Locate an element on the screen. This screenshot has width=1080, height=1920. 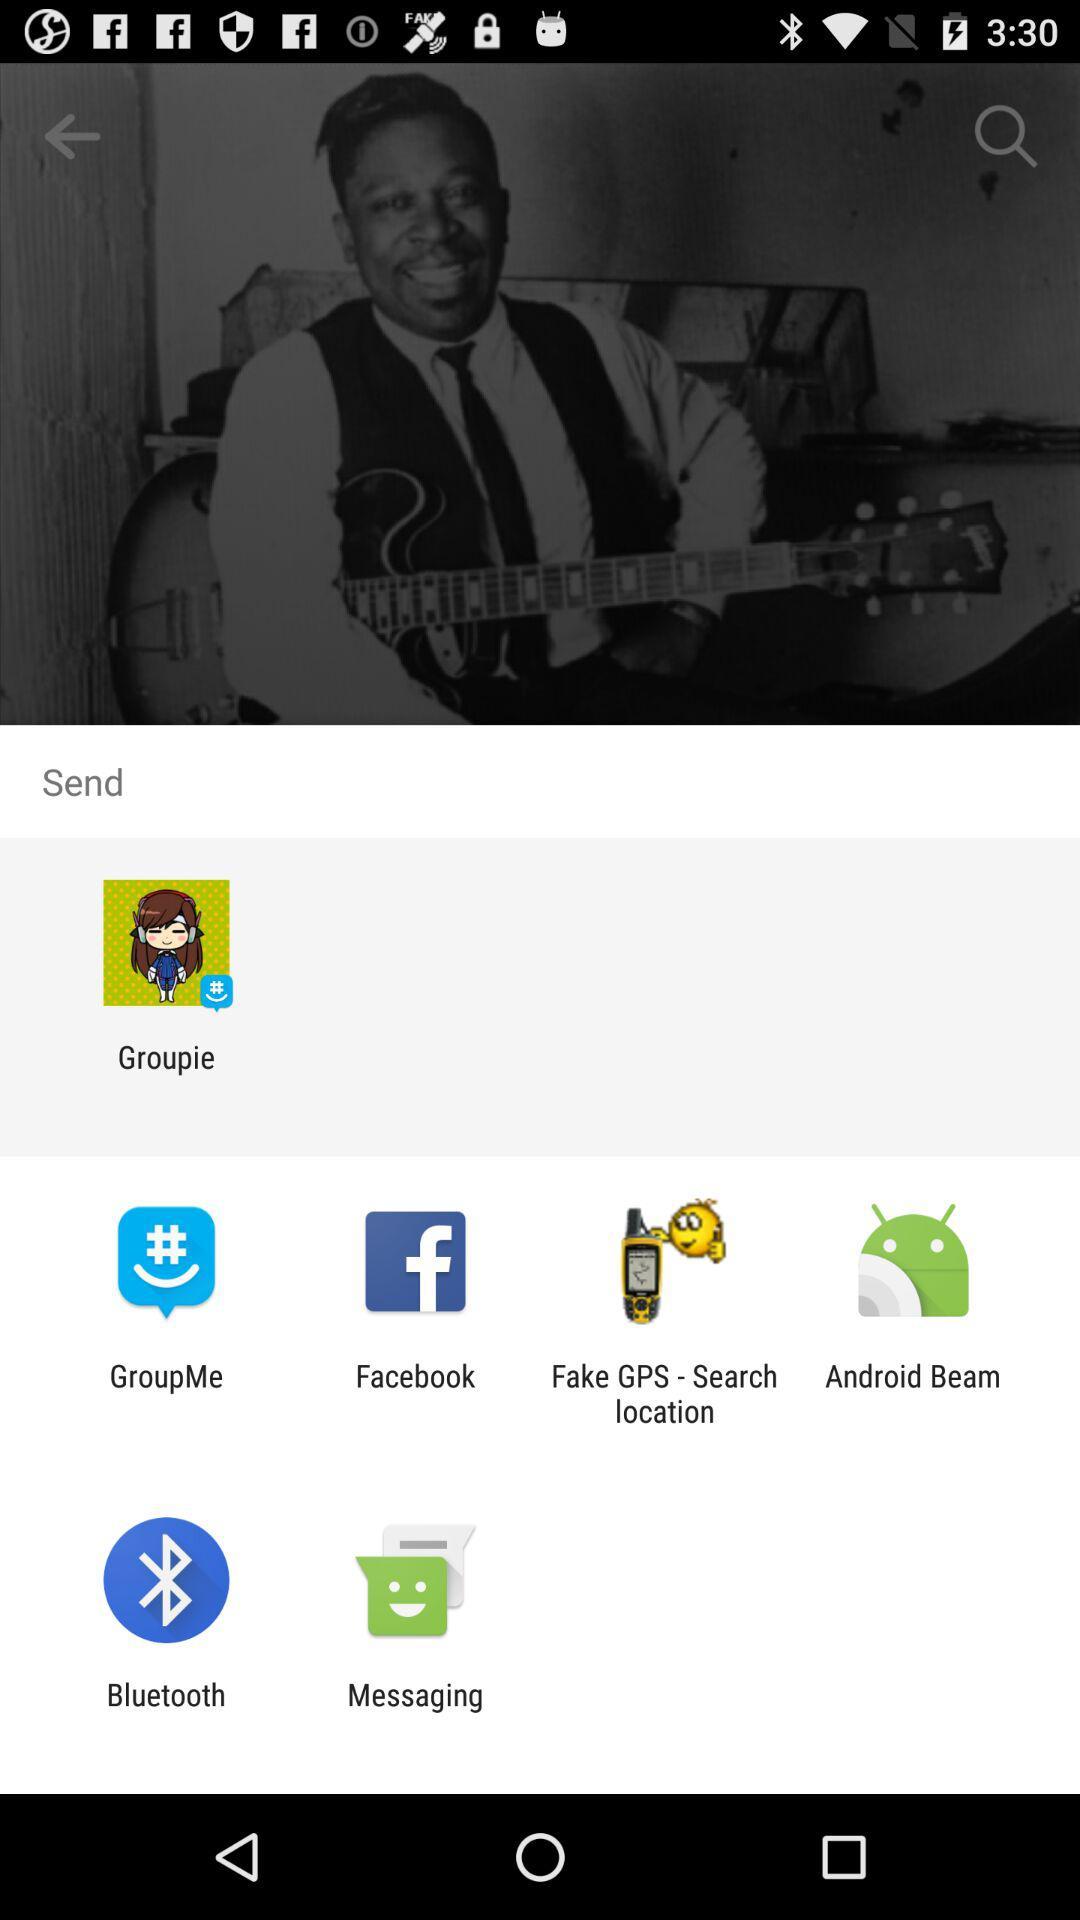
the bluetooth icon is located at coordinates (165, 1711).